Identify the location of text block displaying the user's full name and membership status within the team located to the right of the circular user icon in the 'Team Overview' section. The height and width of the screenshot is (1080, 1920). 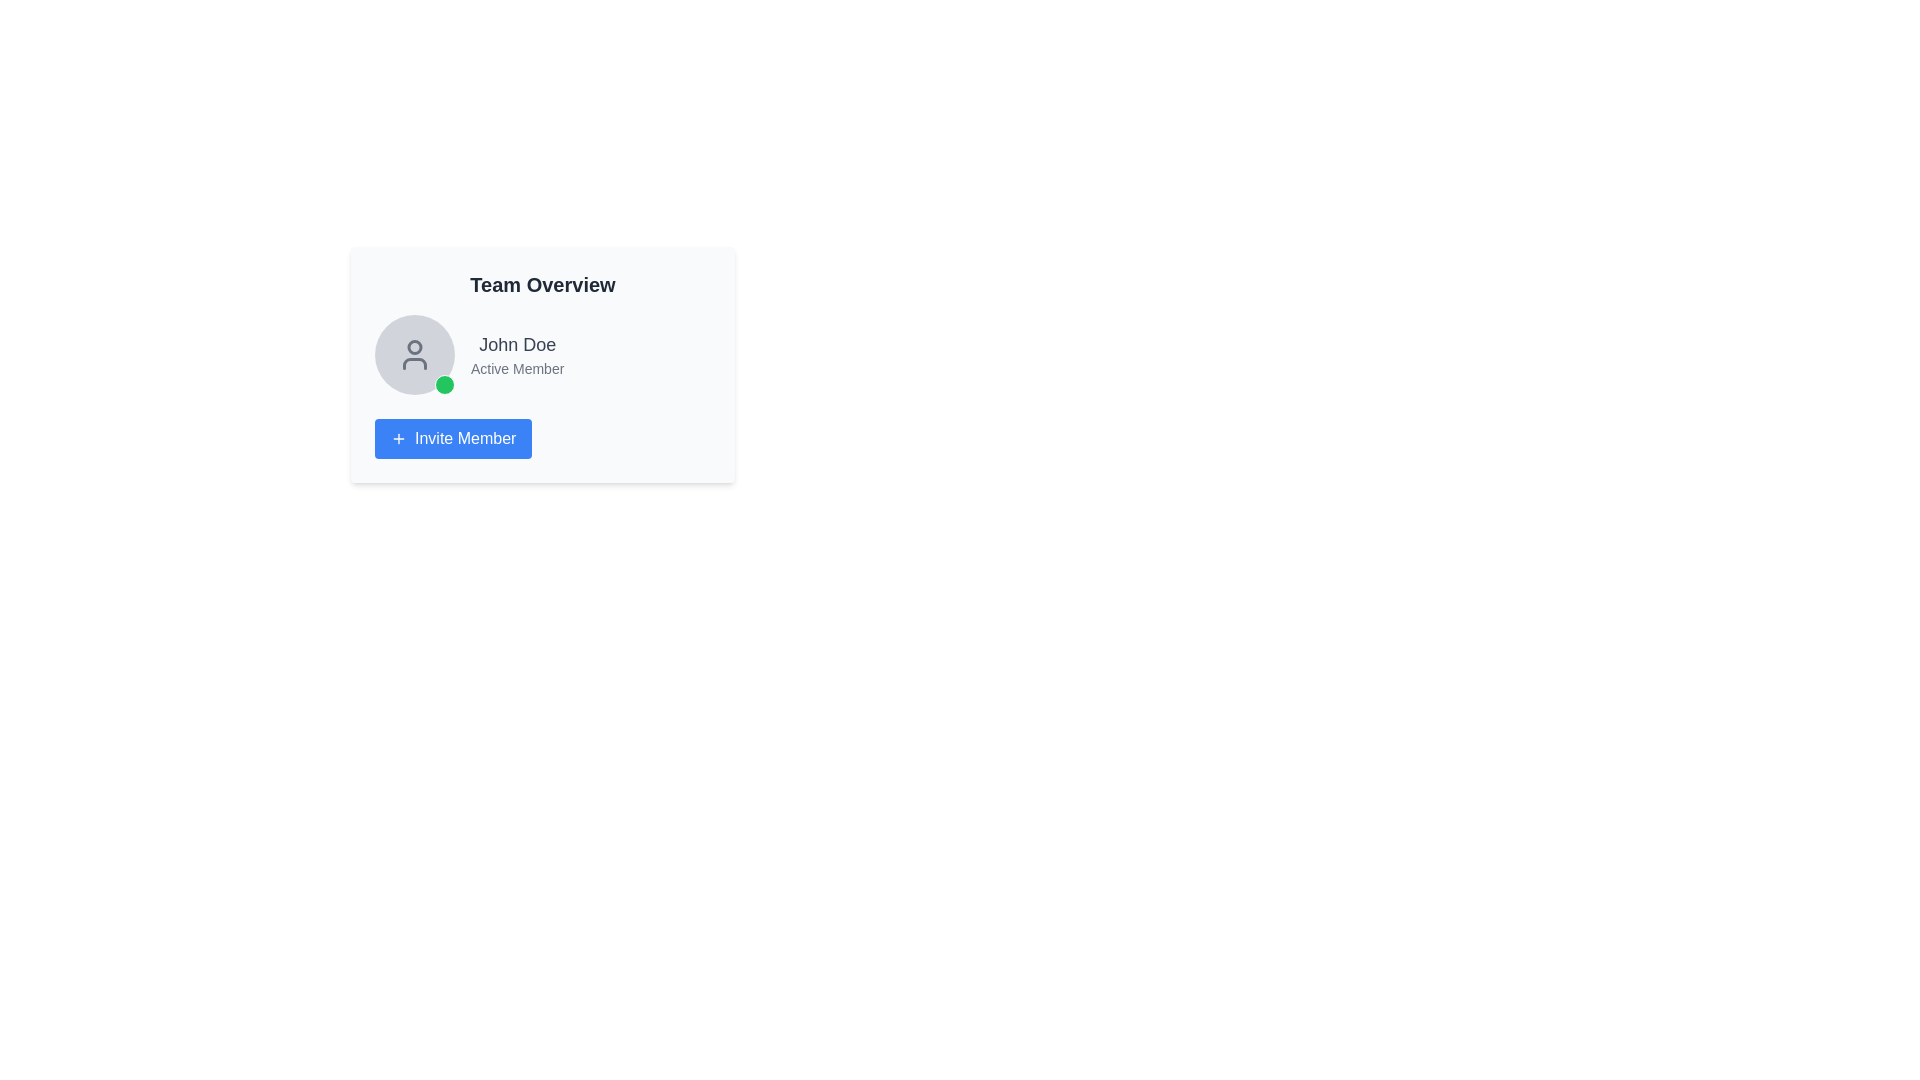
(517, 353).